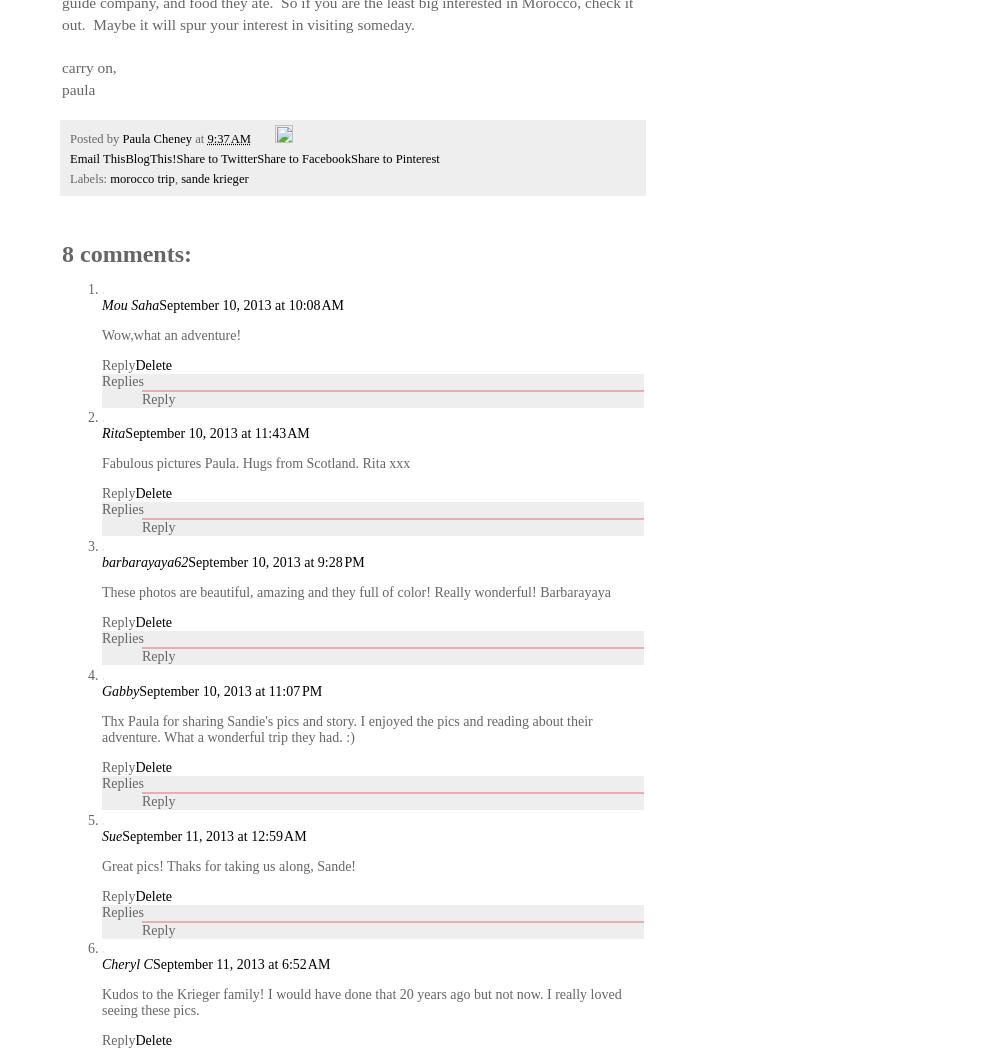 The width and height of the screenshot is (1008, 1049). Describe the element at coordinates (214, 177) in the screenshot. I see `'sande krieger'` at that location.